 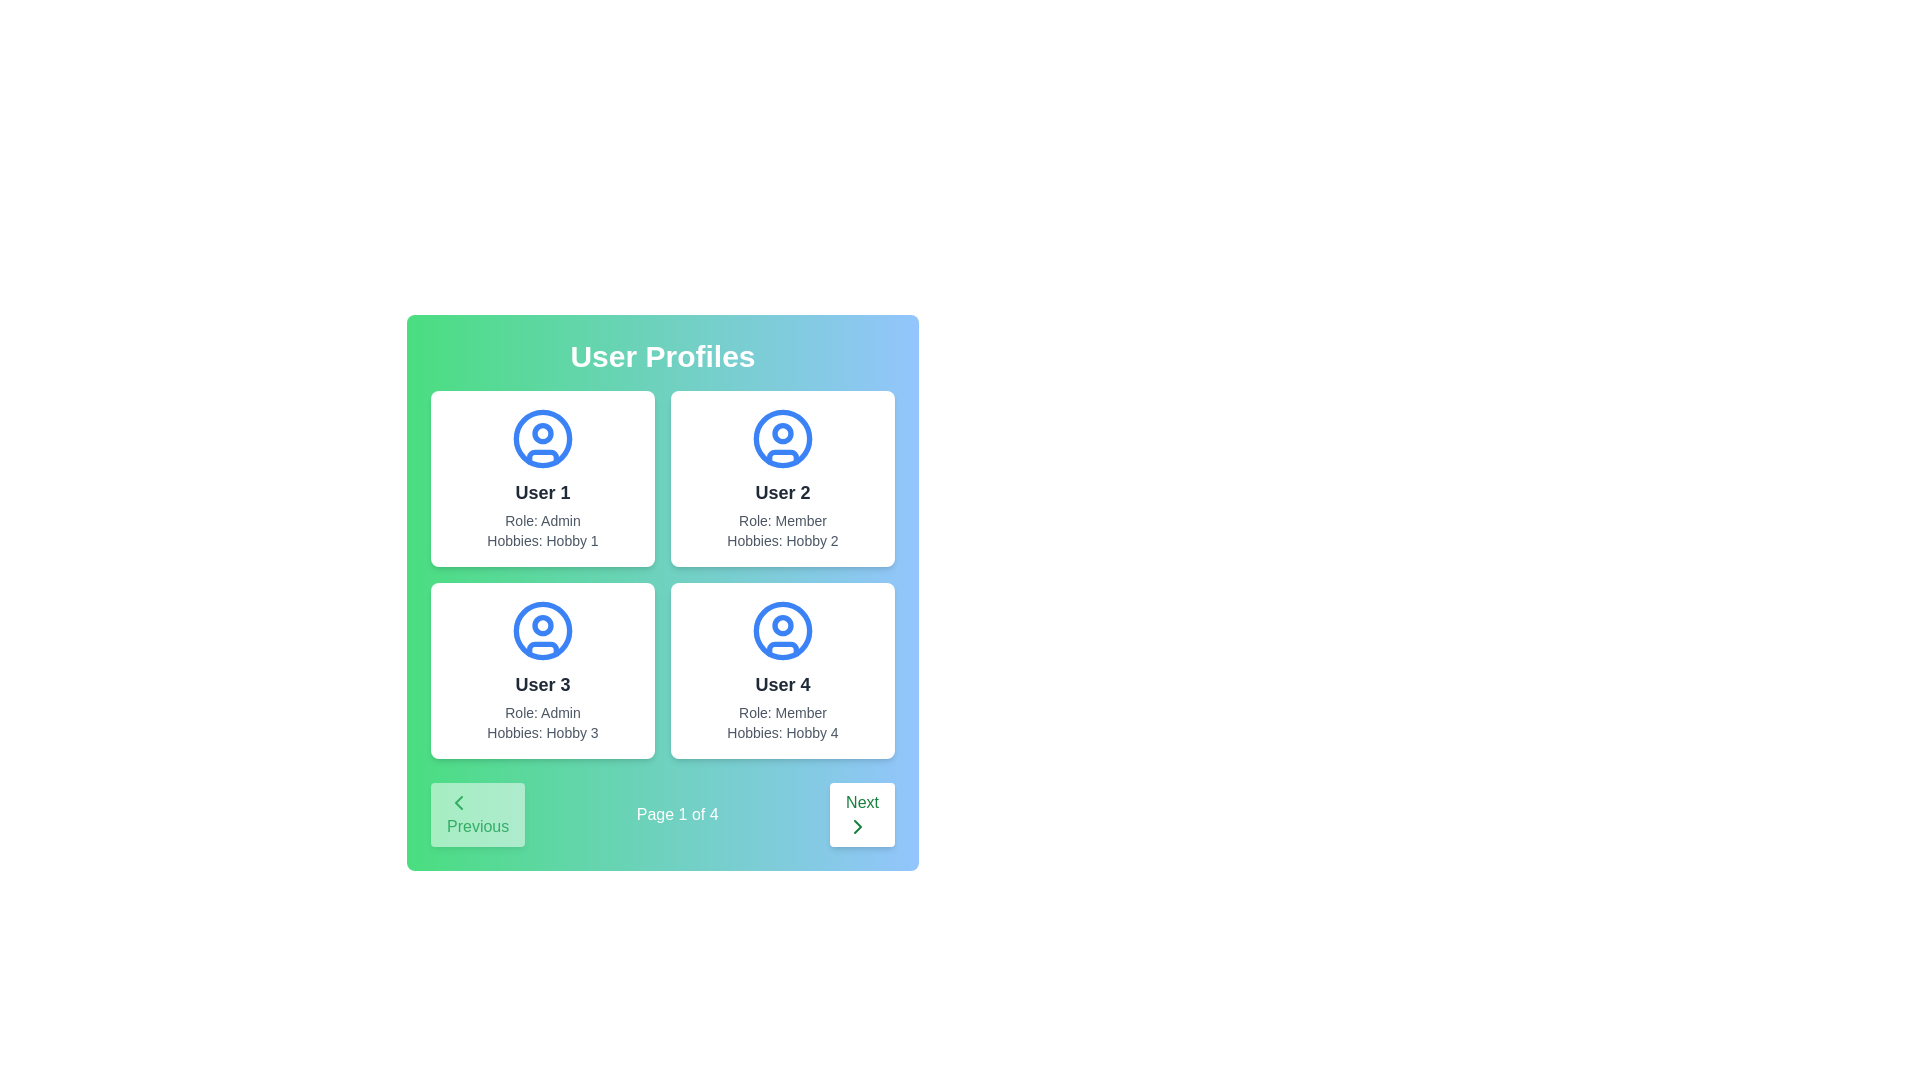 What do you see at coordinates (781, 671) in the screenshot?
I see `the user profile card located in the bottom-right corner of the 2x2 grid, which displays user details such as name, role, and hobbies` at bounding box center [781, 671].